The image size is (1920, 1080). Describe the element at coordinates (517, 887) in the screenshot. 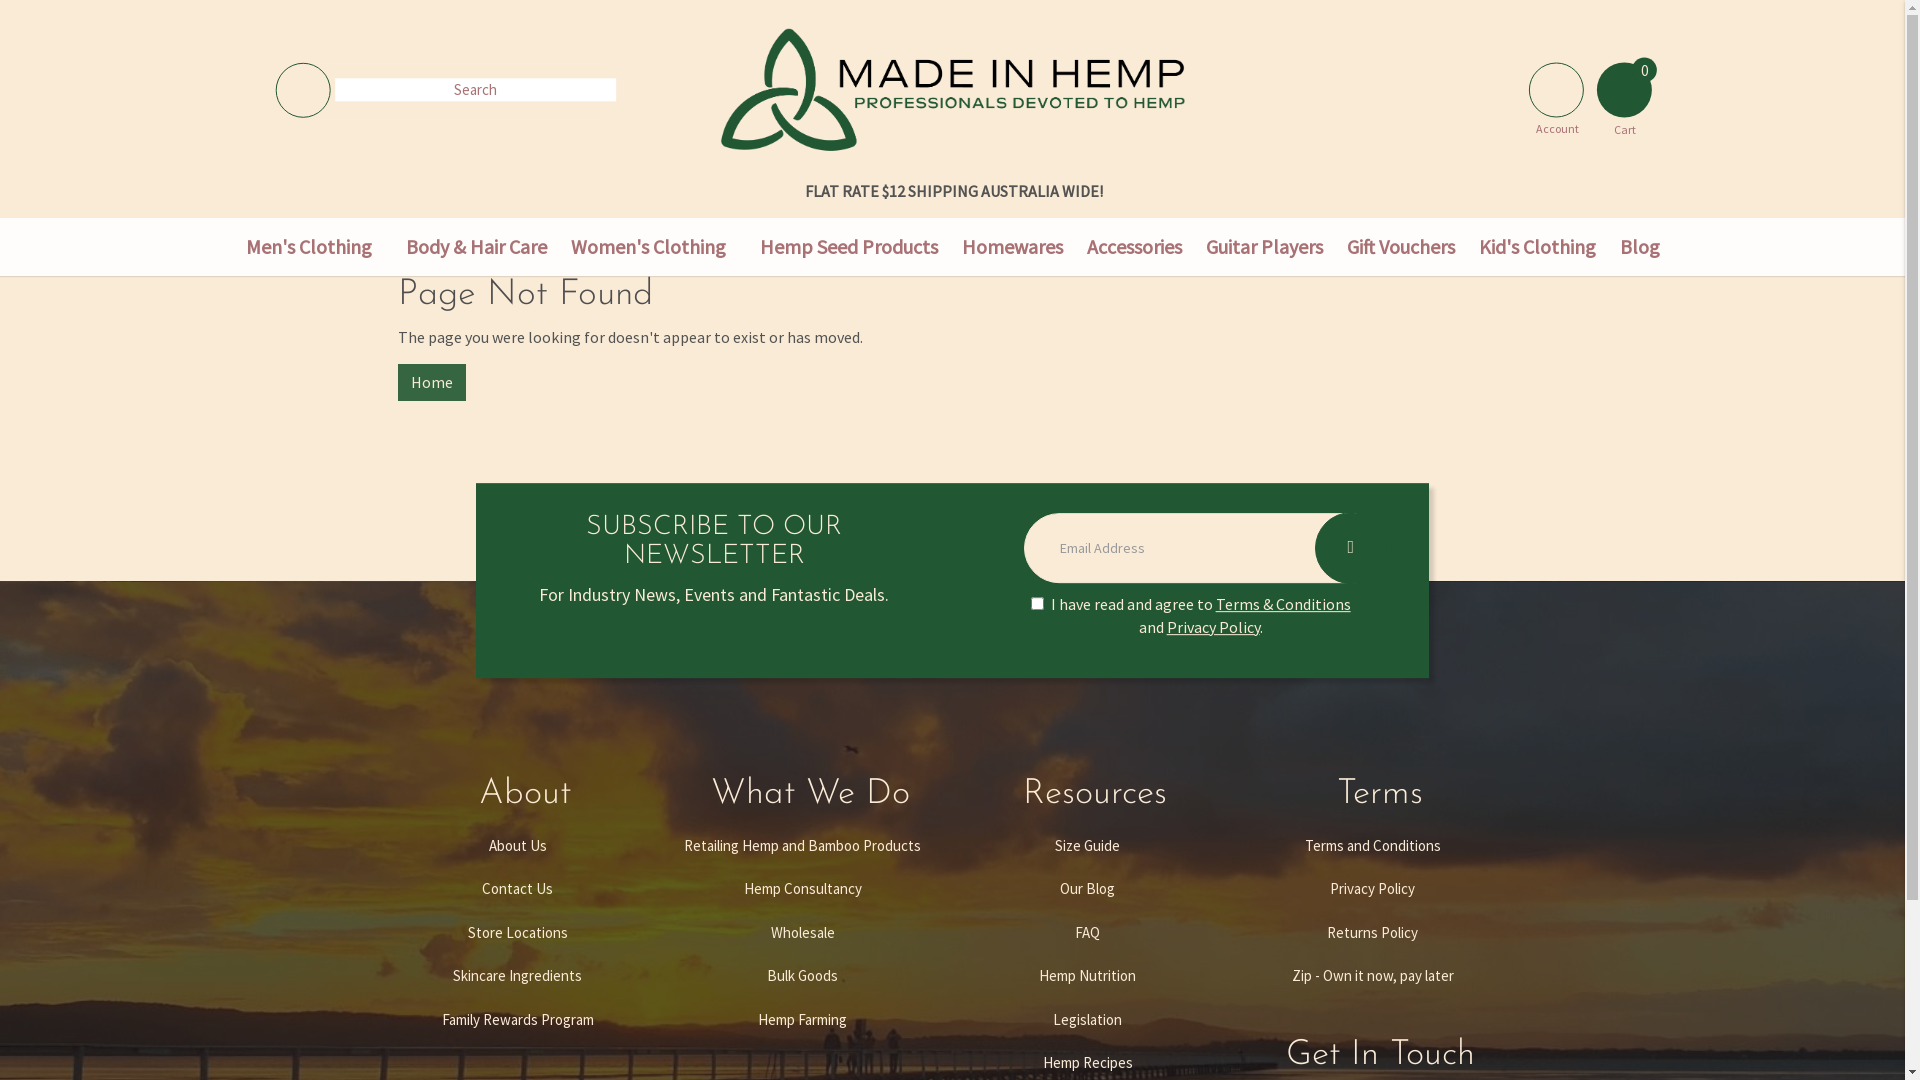

I see `'Contact Us'` at that location.